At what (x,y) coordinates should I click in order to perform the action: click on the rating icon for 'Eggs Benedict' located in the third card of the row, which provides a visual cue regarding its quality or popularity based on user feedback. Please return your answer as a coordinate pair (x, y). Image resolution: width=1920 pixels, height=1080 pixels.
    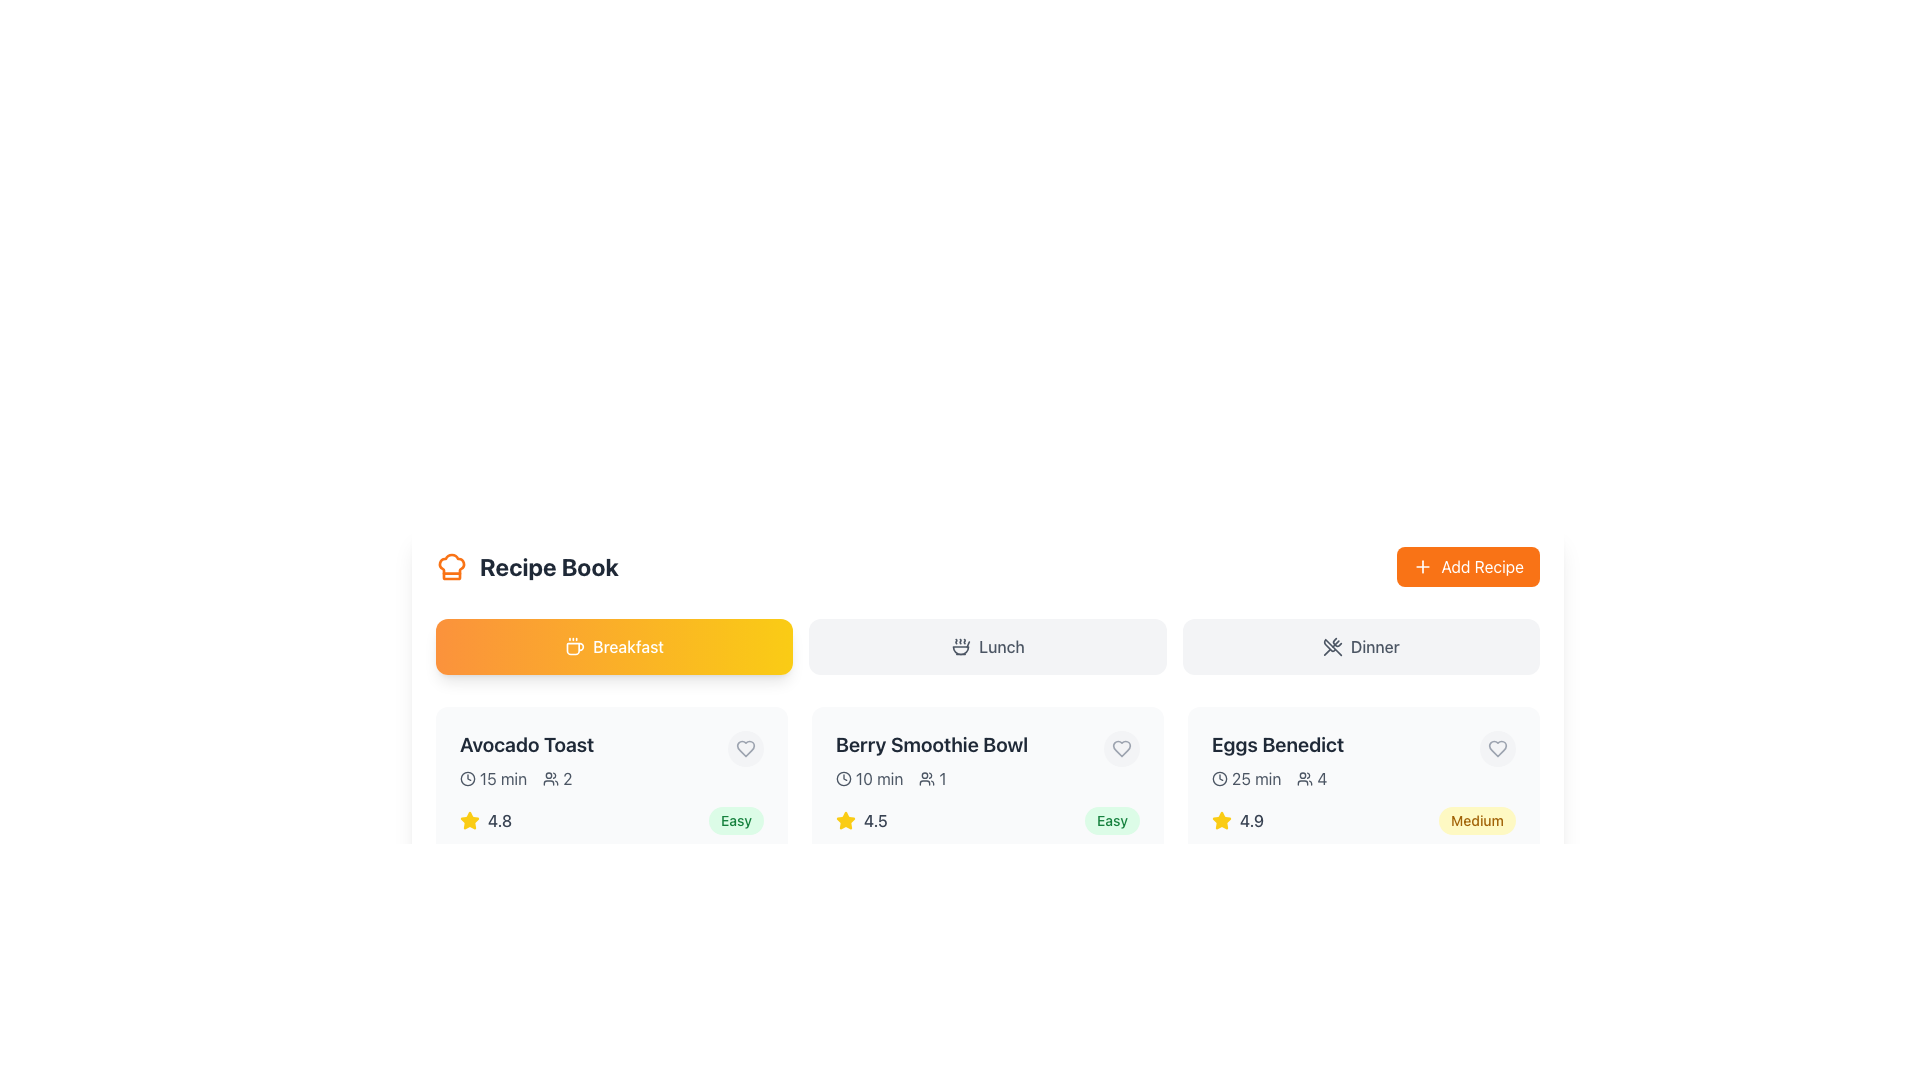
    Looking at the image, I should click on (1237, 821).